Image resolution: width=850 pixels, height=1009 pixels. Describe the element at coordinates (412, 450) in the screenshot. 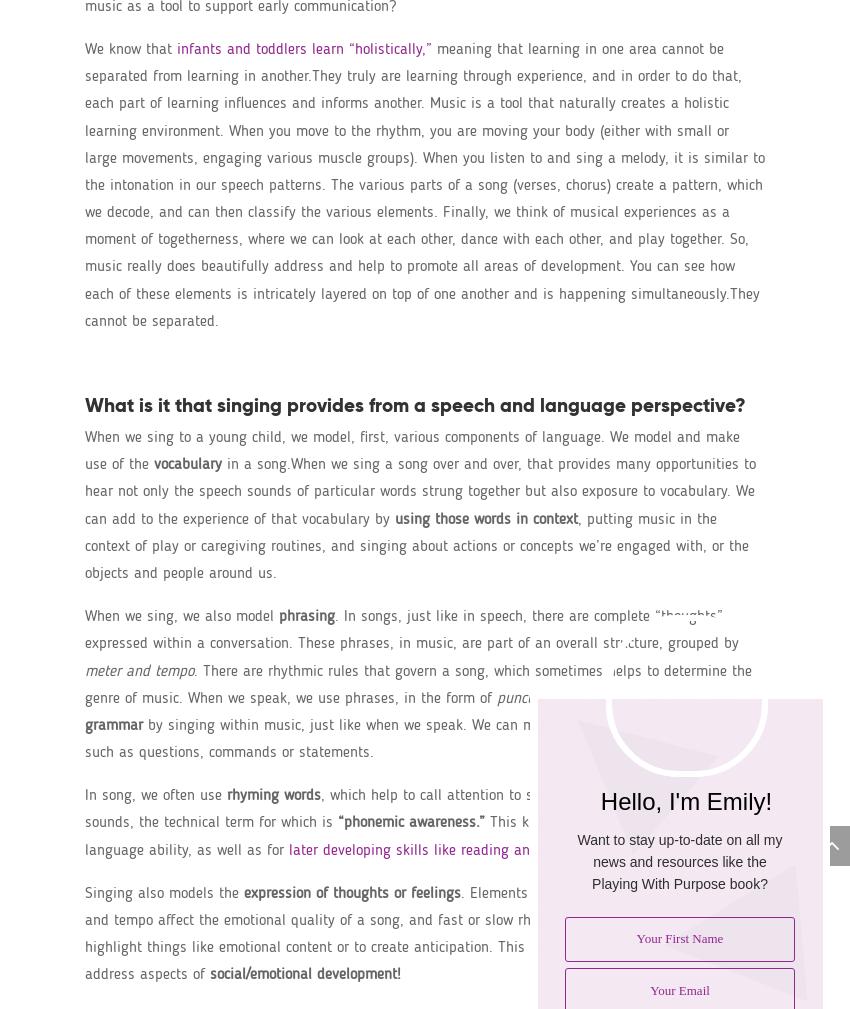

I see `'When we sing to a young child, we model, first, various components of language. We model and make use of the'` at that location.